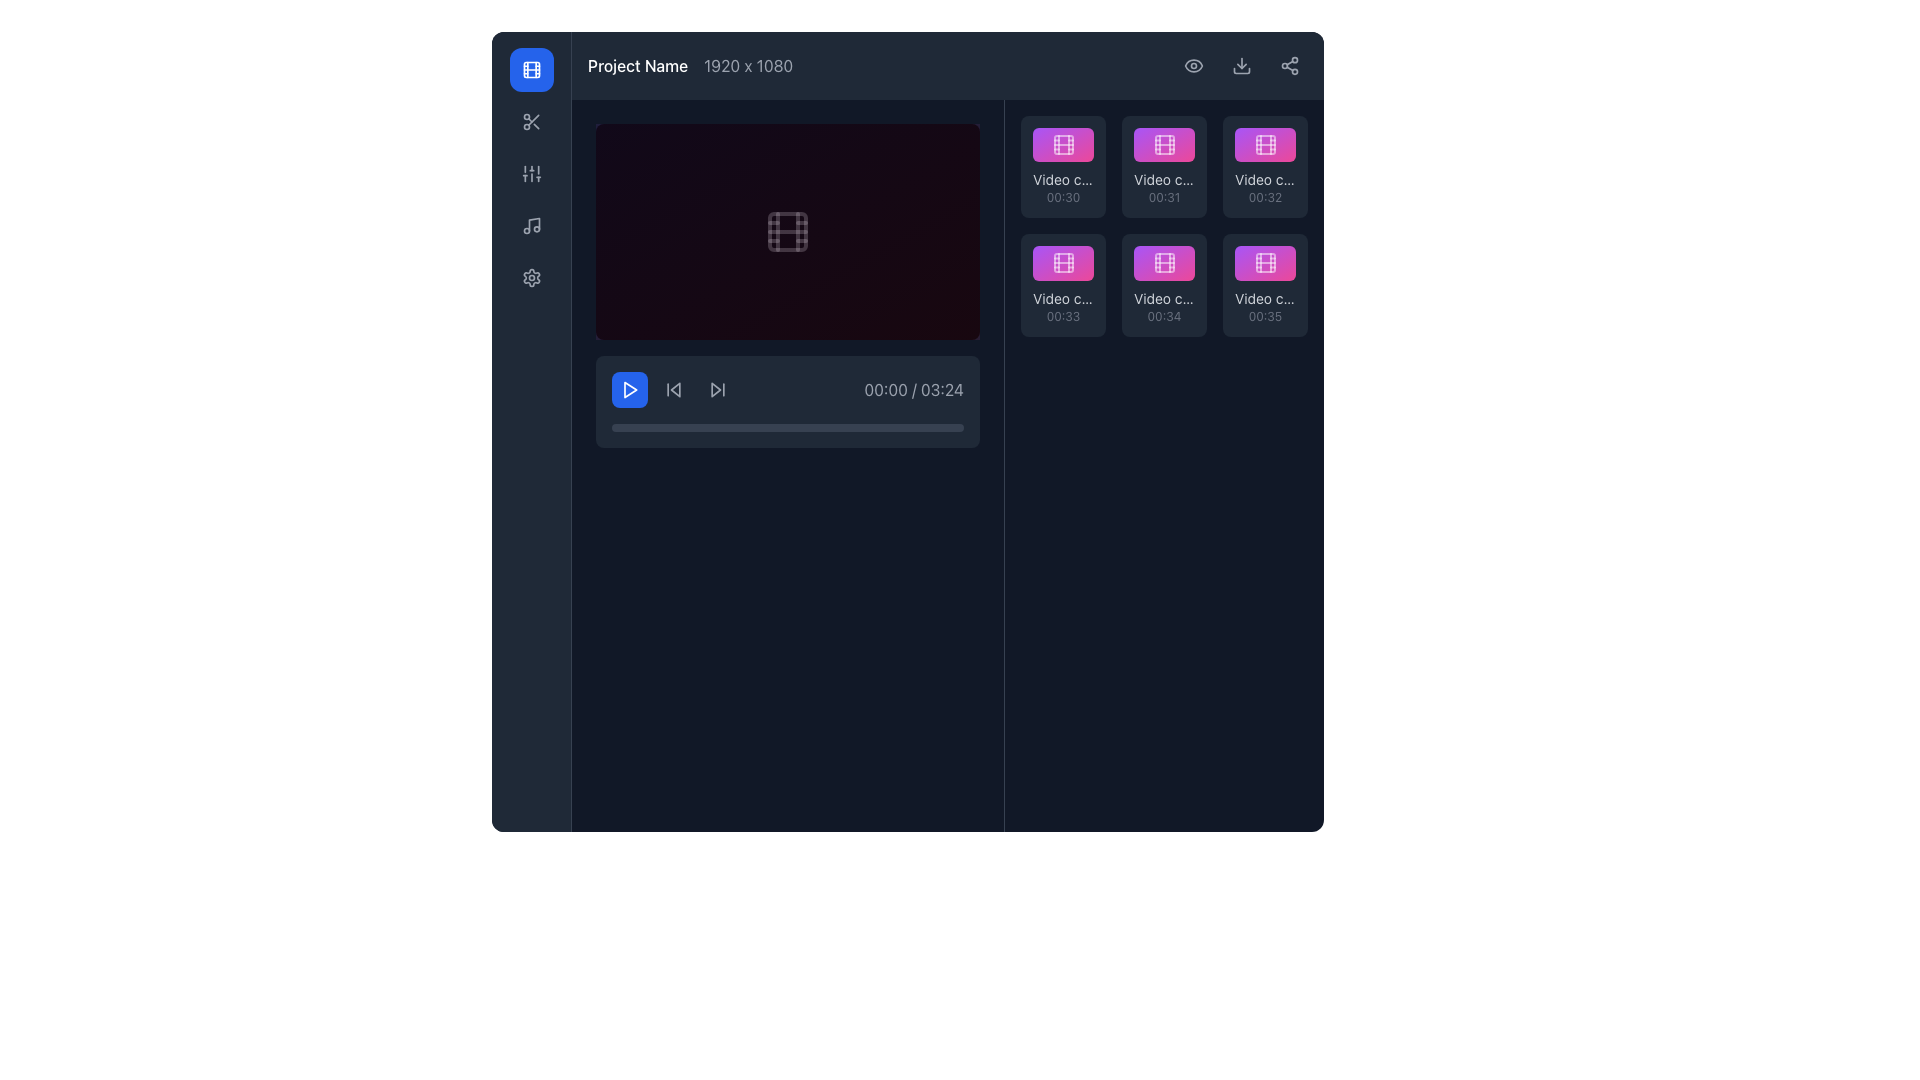 The image size is (1920, 1080). I want to click on the play button on the Media Control Bar, so click(786, 401).